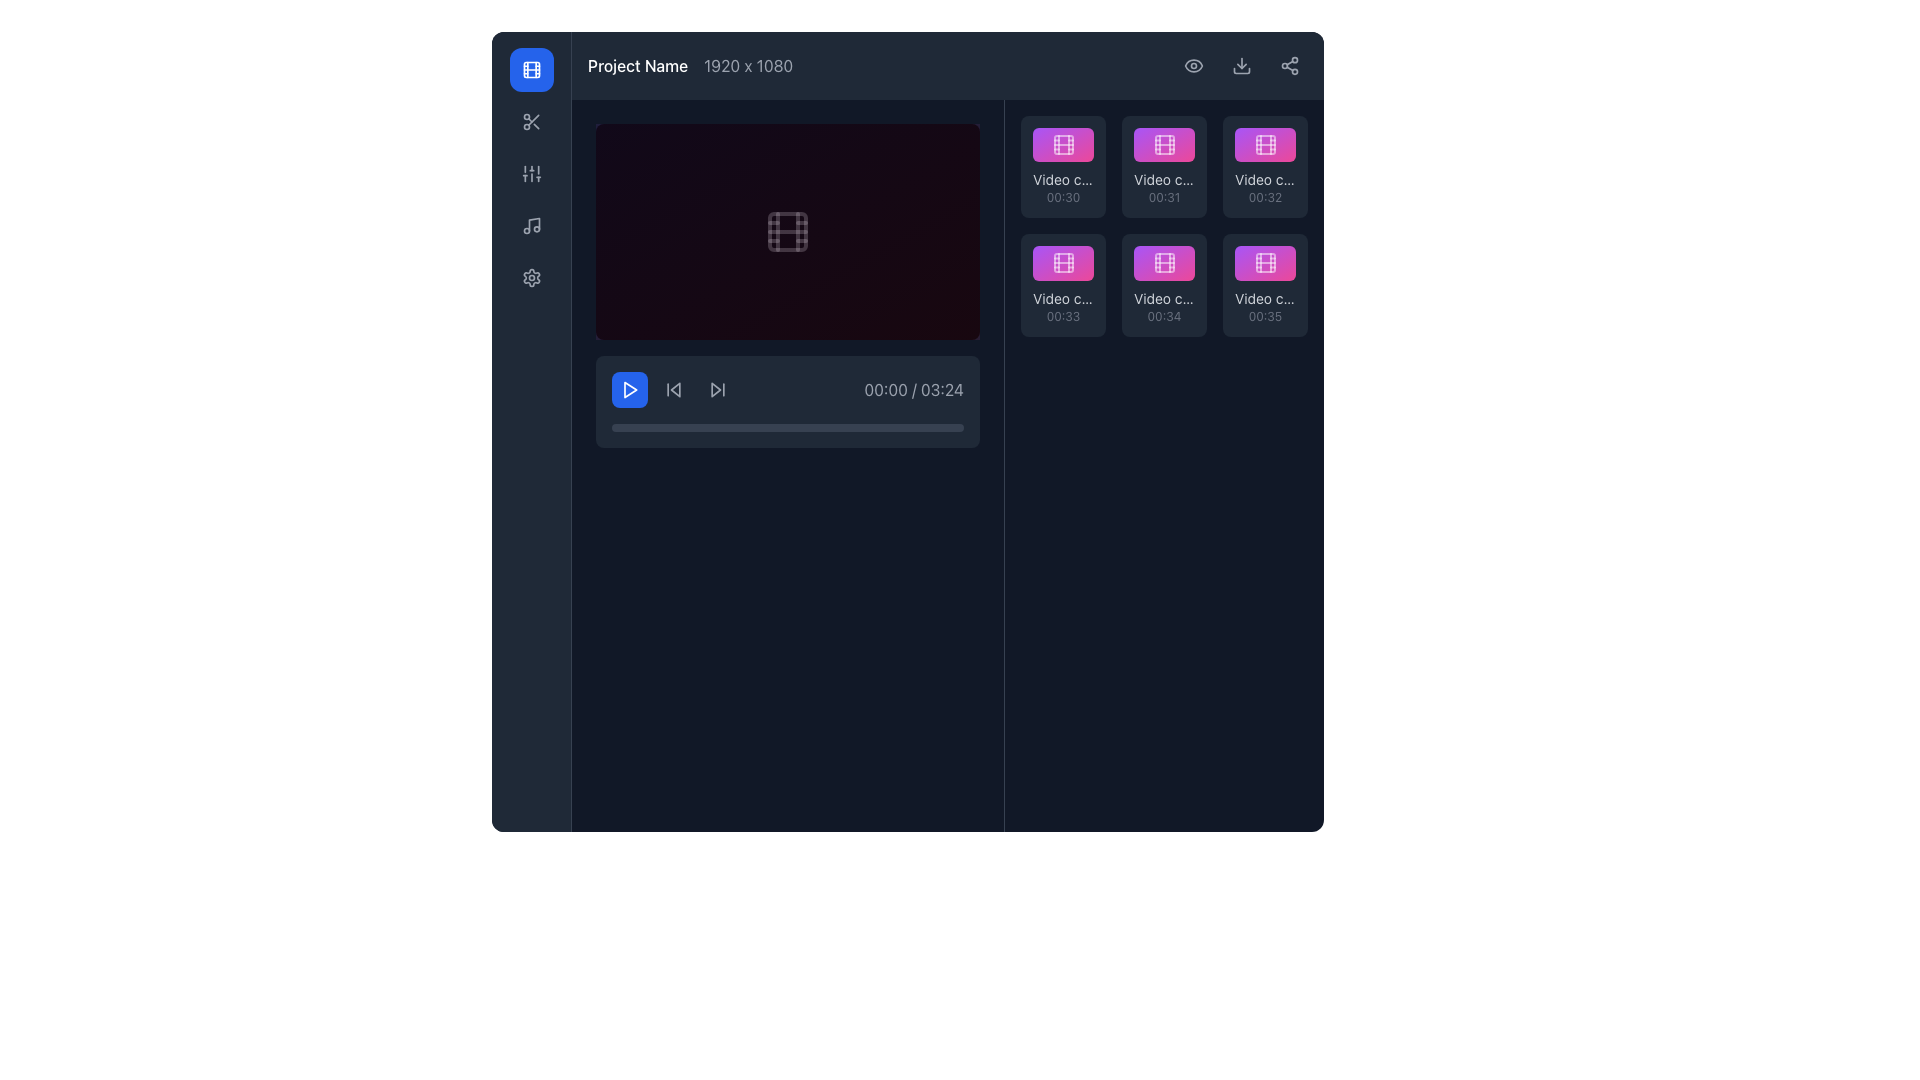 The image size is (1920, 1080). I want to click on the play button on the Media Control Bar, so click(786, 401).